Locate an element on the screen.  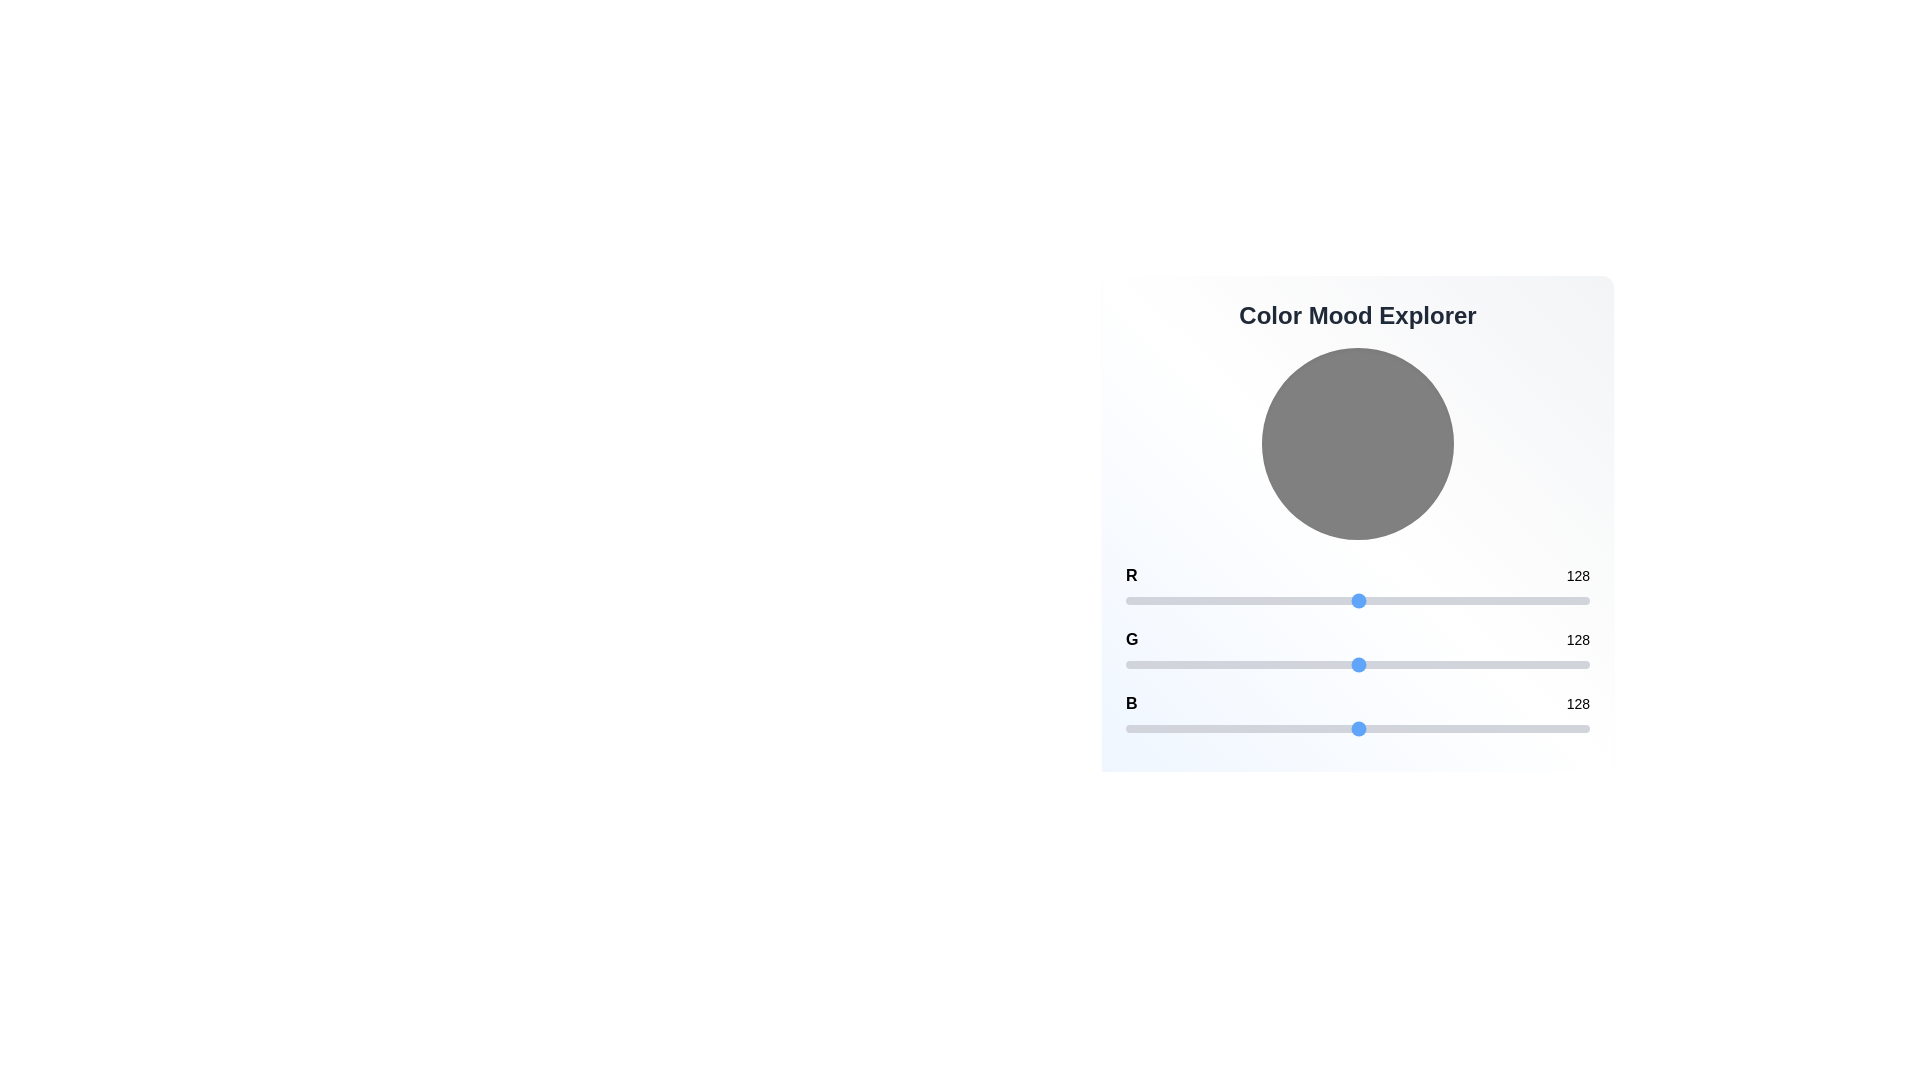
the blue channel slider to set the value to 112 is located at coordinates (1329, 729).